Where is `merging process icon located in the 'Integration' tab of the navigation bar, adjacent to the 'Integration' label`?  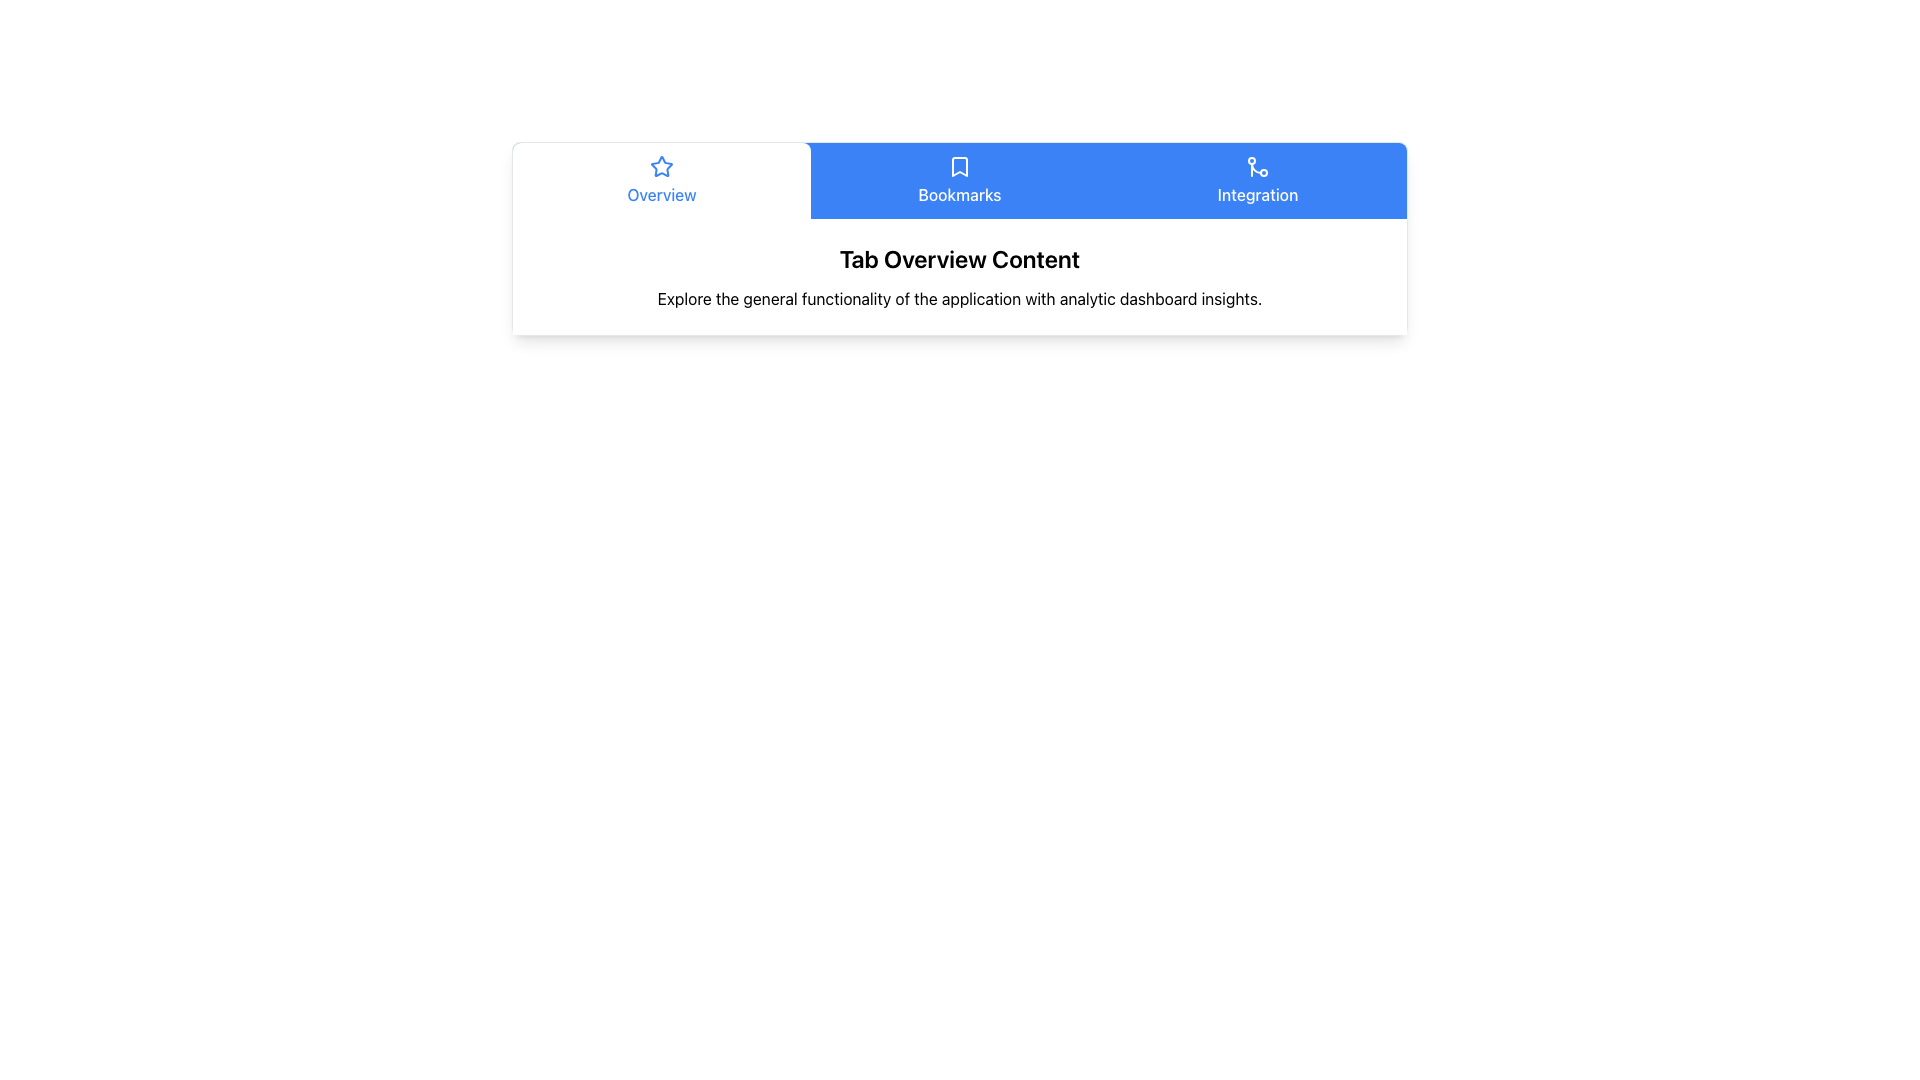 merging process icon located in the 'Integration' tab of the navigation bar, adjacent to the 'Integration' label is located at coordinates (1256, 165).